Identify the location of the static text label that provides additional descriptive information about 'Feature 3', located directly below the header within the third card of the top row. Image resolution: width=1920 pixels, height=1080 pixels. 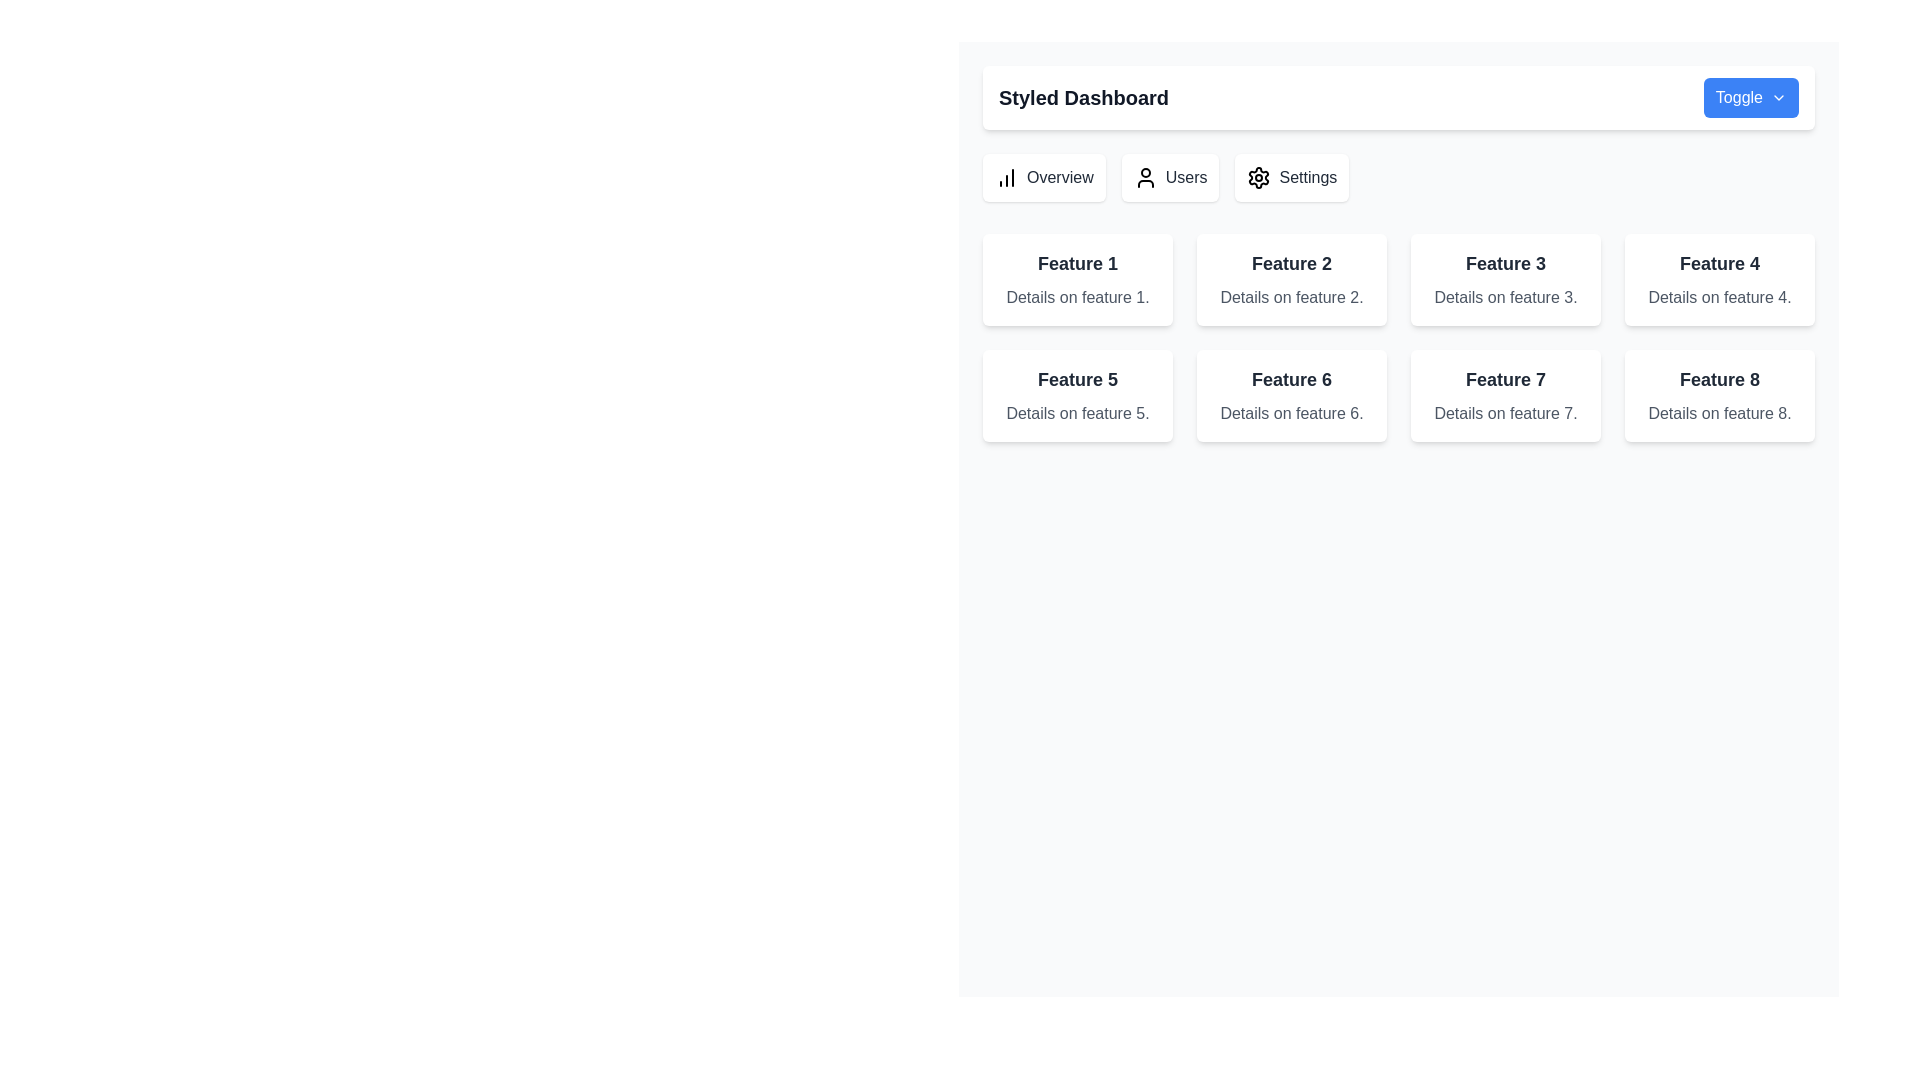
(1506, 297).